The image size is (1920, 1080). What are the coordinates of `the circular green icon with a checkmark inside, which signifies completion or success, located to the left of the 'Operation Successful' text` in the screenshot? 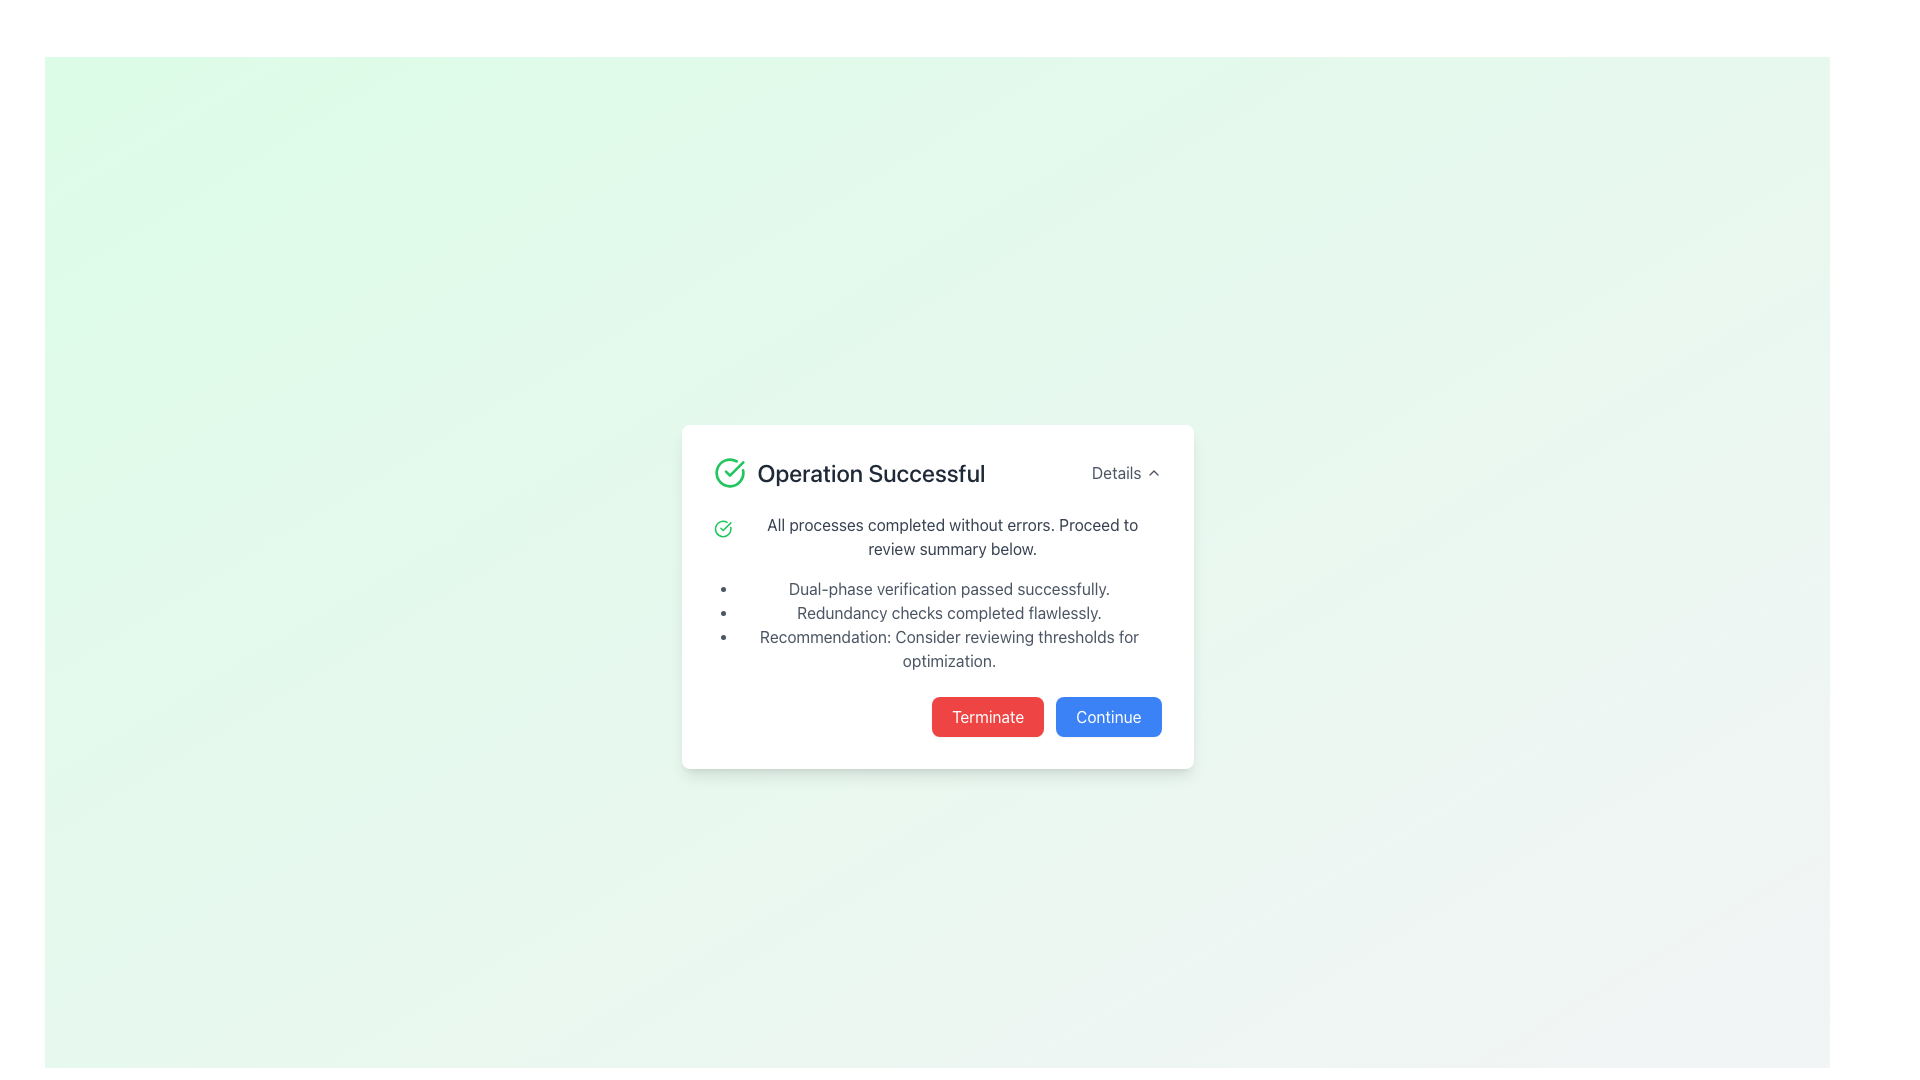 It's located at (721, 527).